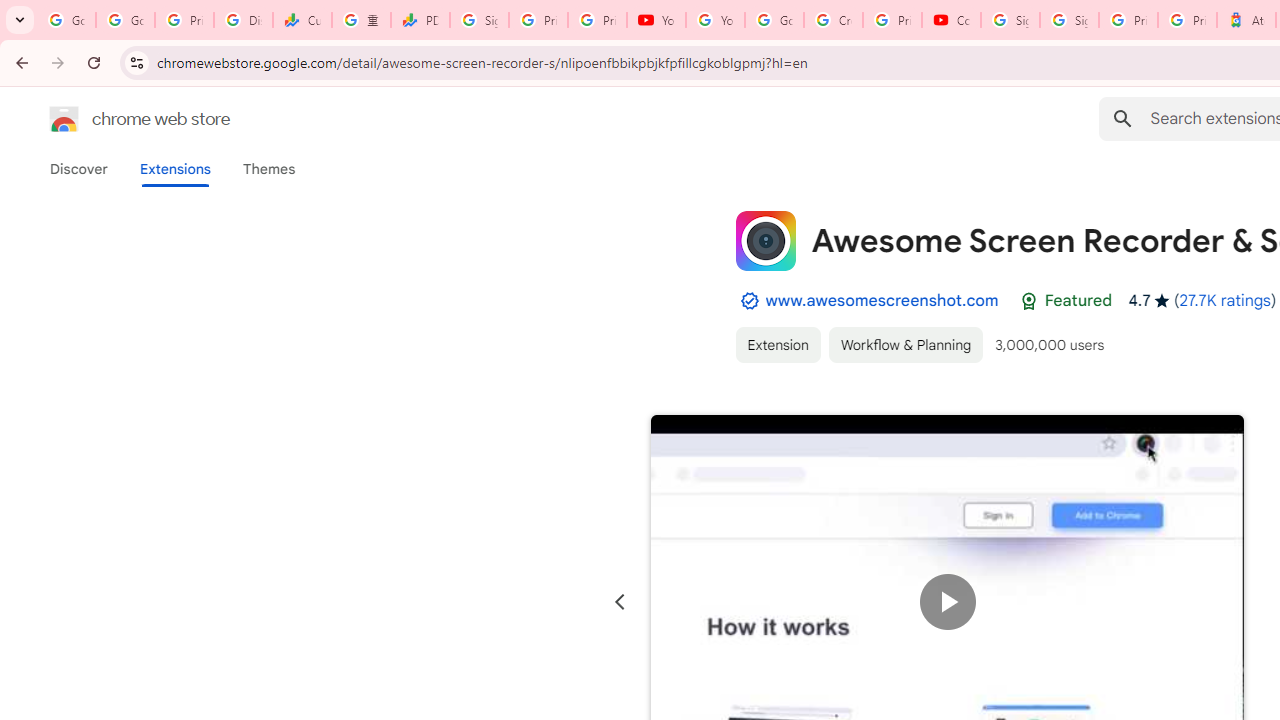  I want to click on 'Previous slide', so click(618, 601).